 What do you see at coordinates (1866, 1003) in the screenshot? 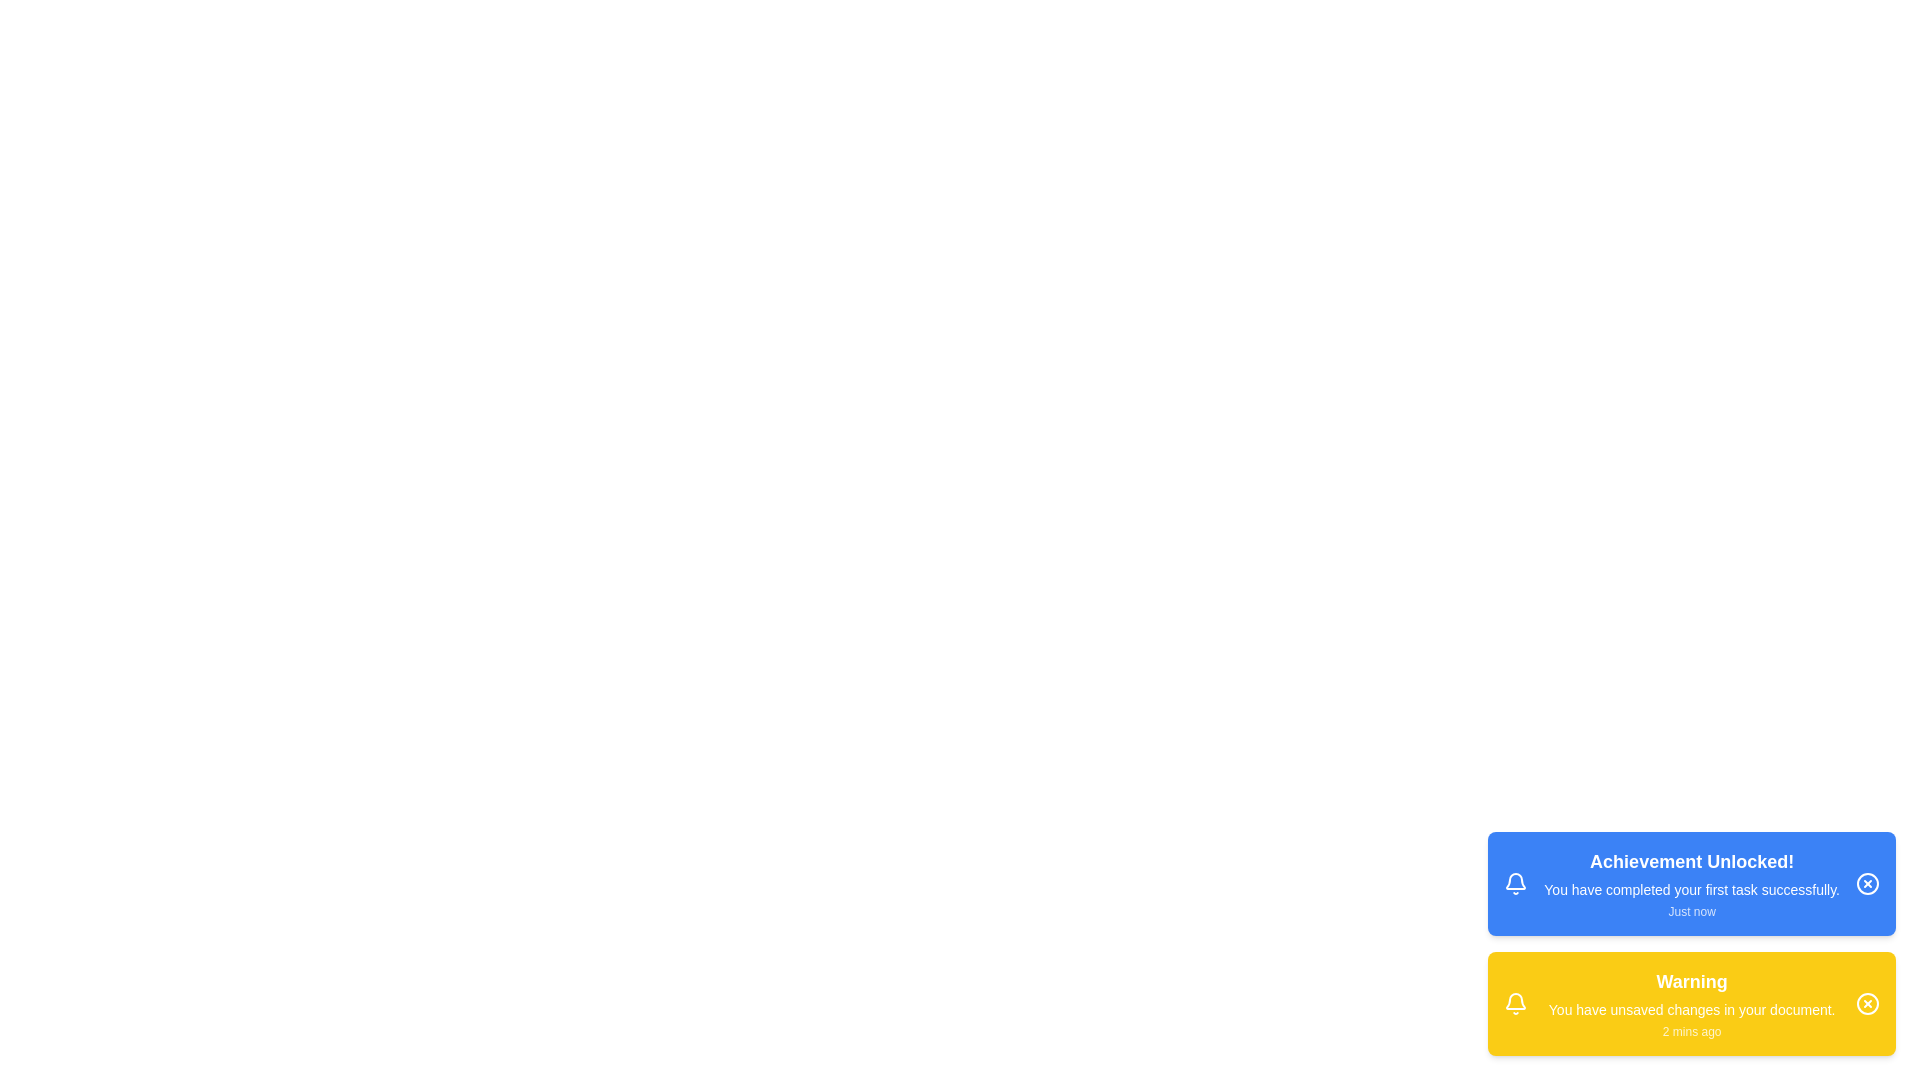
I see `'X' button on the snackbar with title 'Warning'` at bounding box center [1866, 1003].